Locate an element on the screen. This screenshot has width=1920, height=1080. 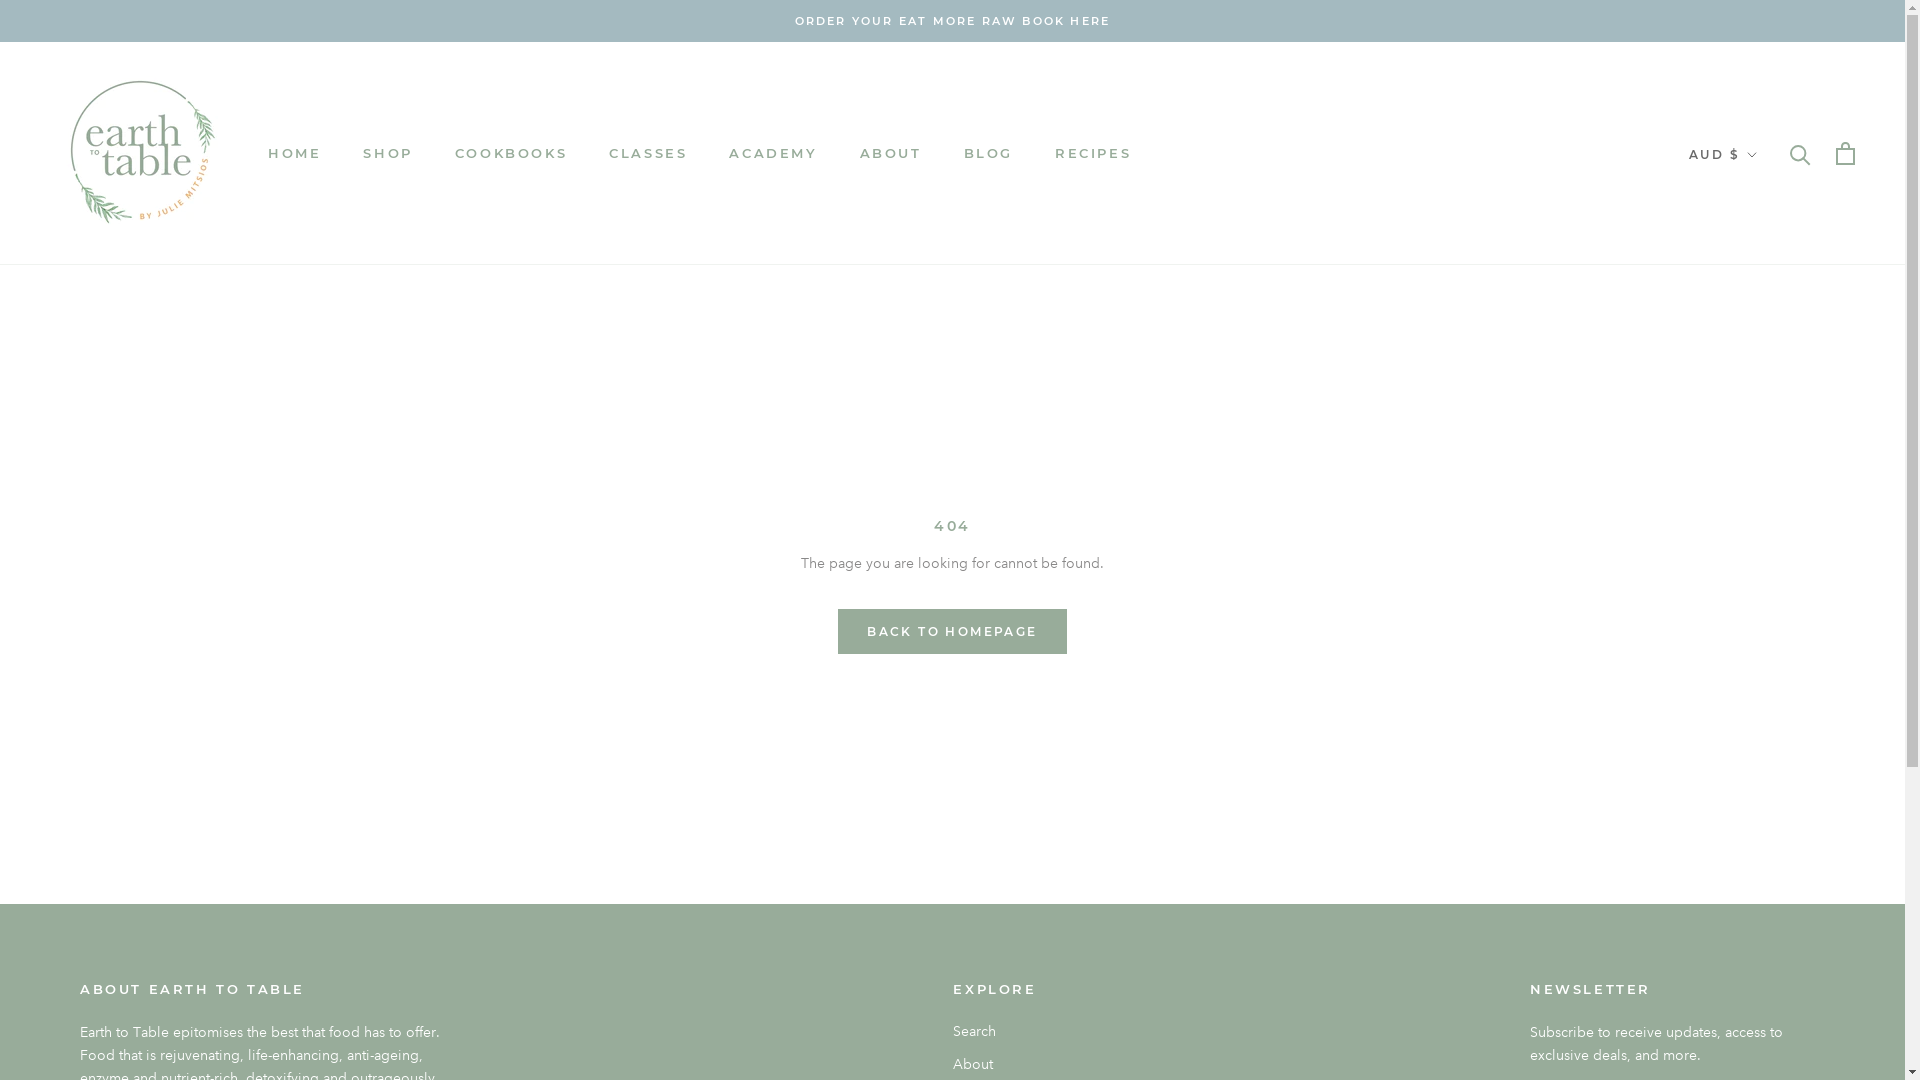
'BLOG is located at coordinates (988, 152).